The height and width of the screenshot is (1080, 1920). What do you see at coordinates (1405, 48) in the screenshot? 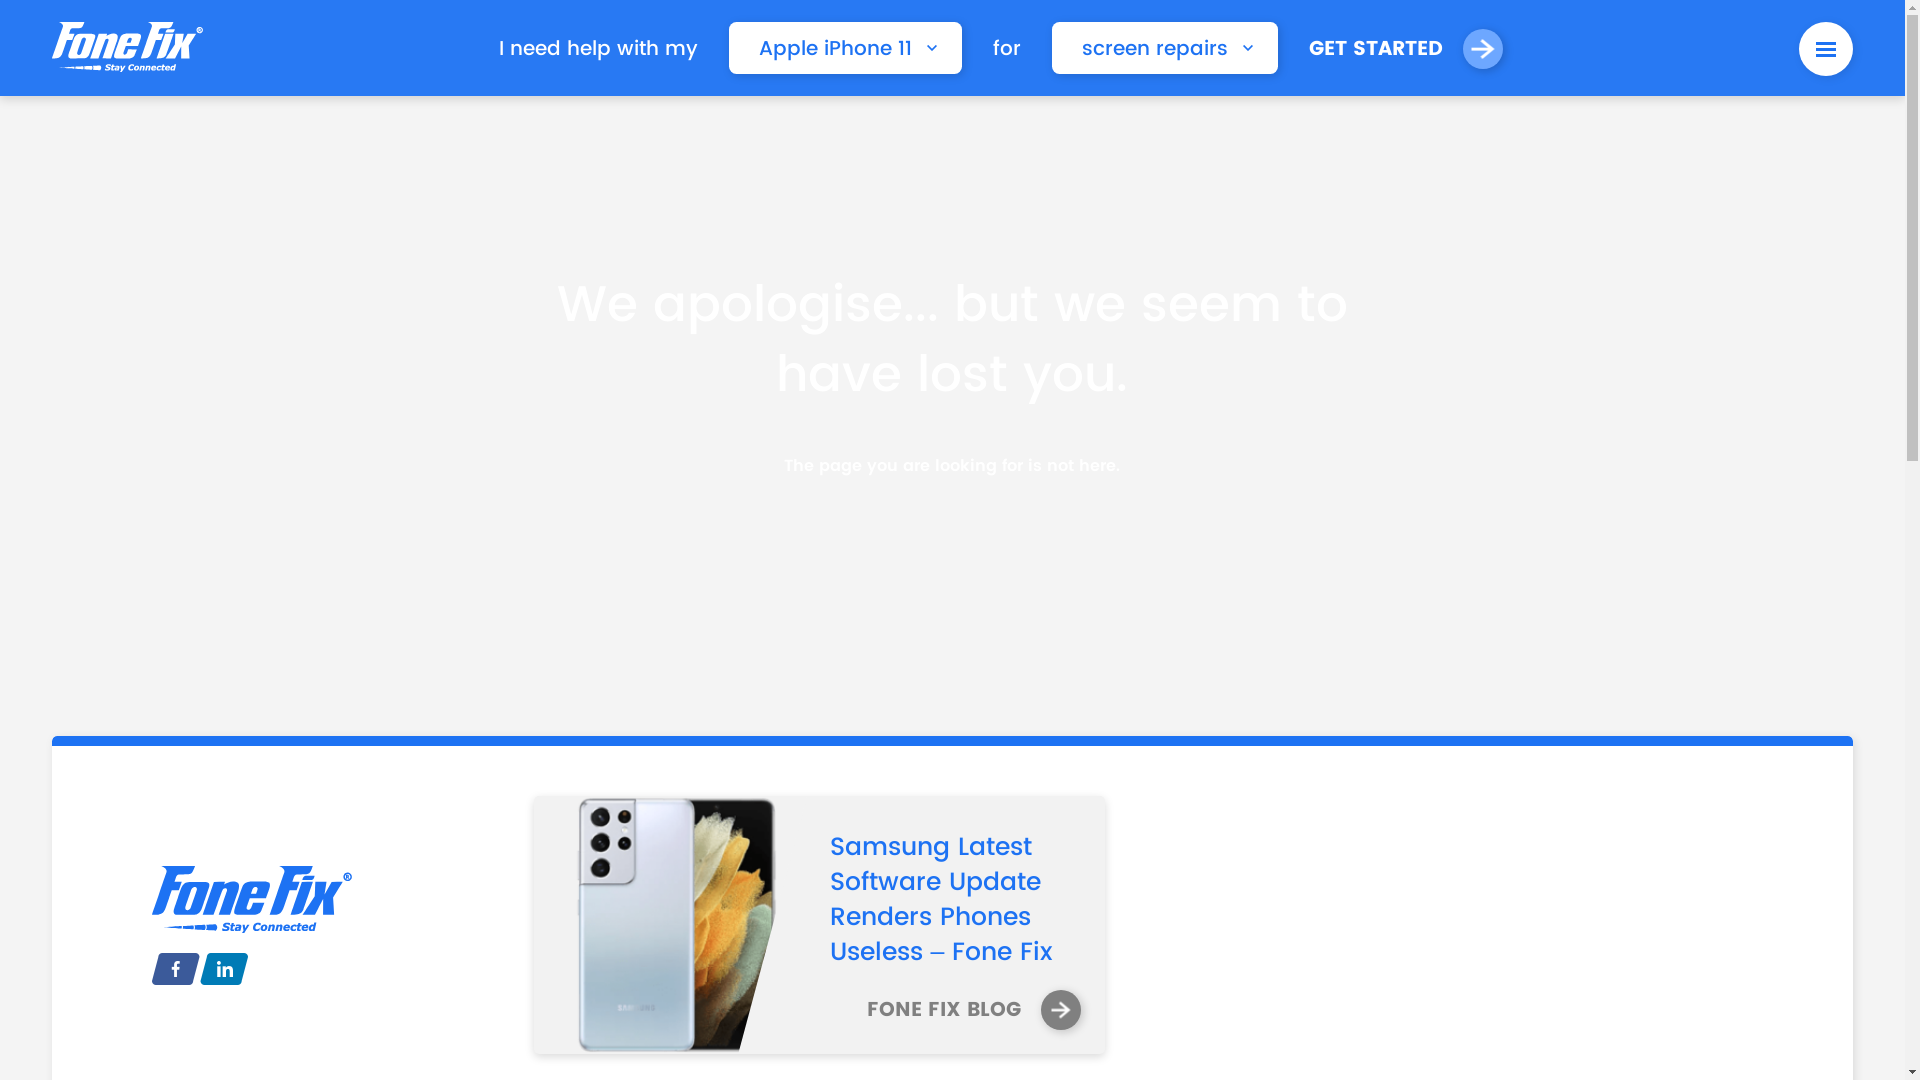
I see `'GET STARTED'` at bounding box center [1405, 48].